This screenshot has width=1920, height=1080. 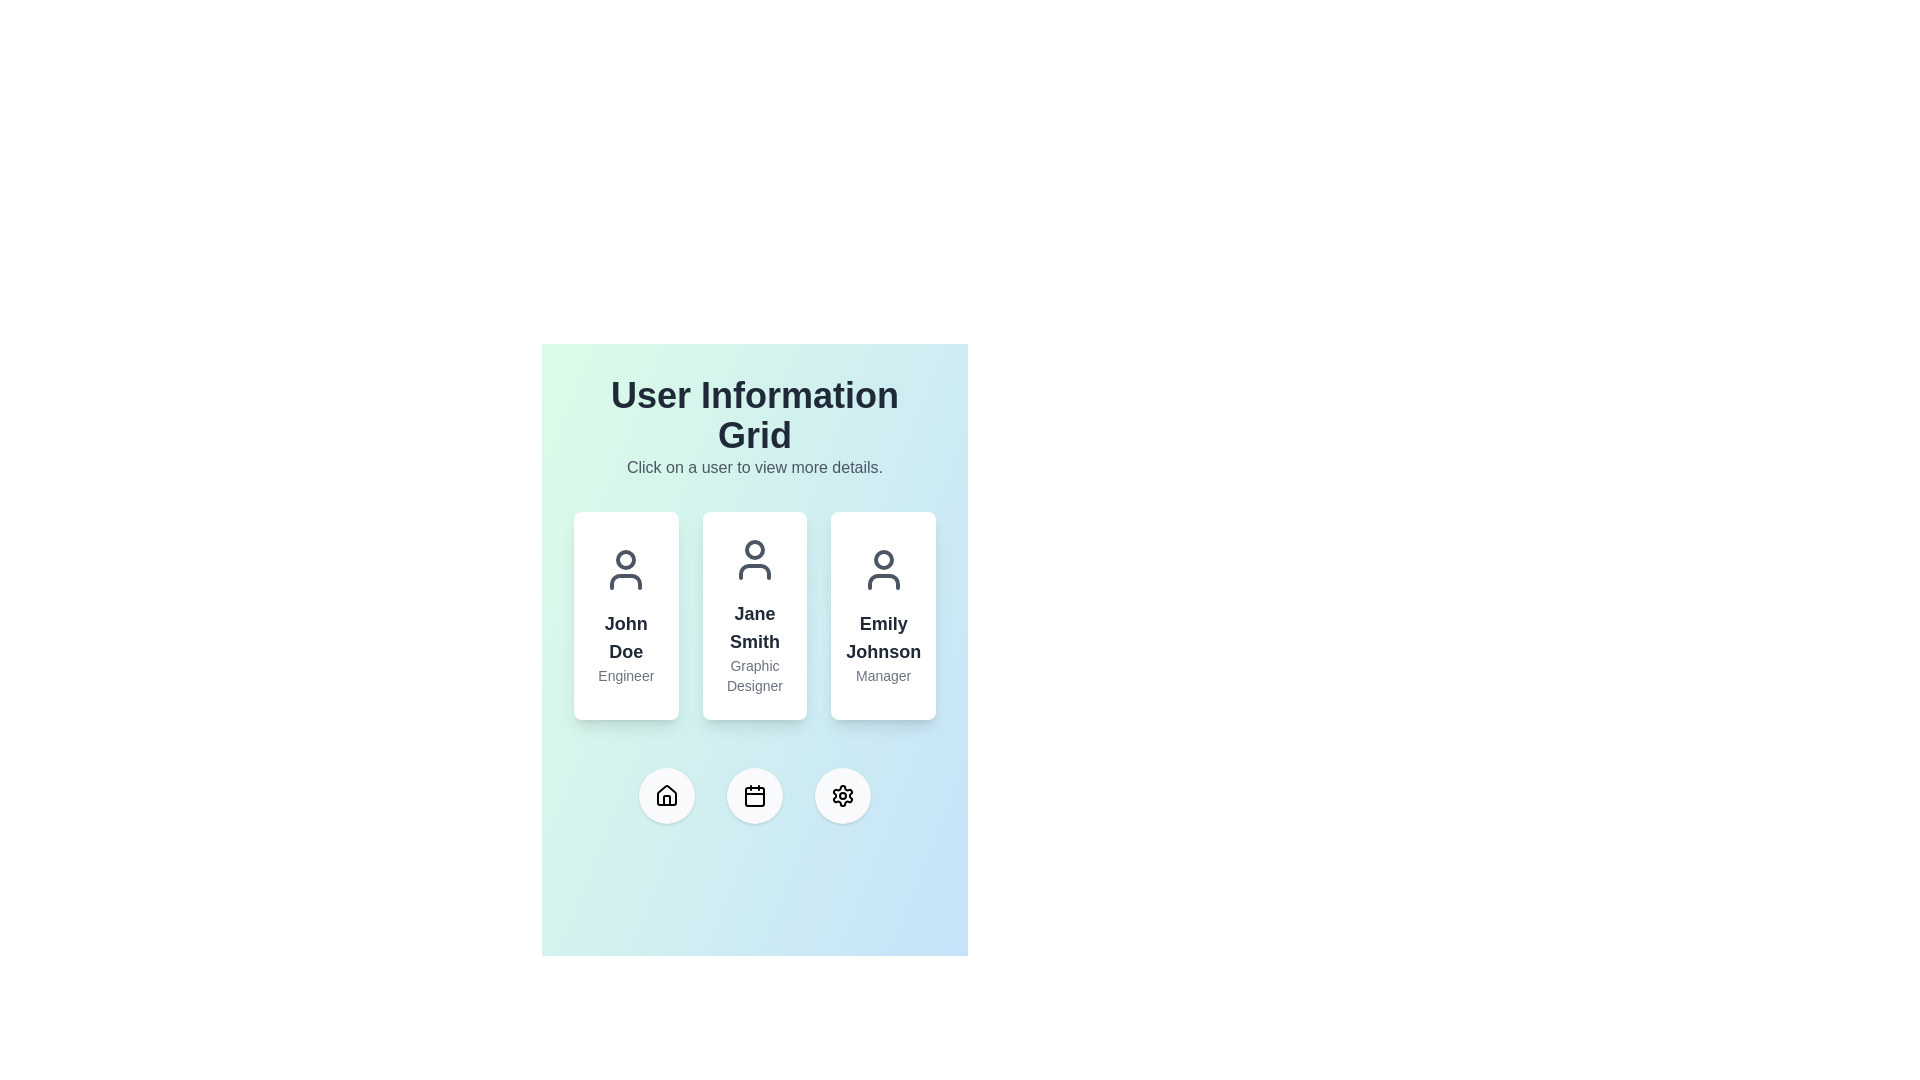 What do you see at coordinates (753, 415) in the screenshot?
I see `title of the section, which is the bold heading 'User Information Grid' located at the top of the interface` at bounding box center [753, 415].